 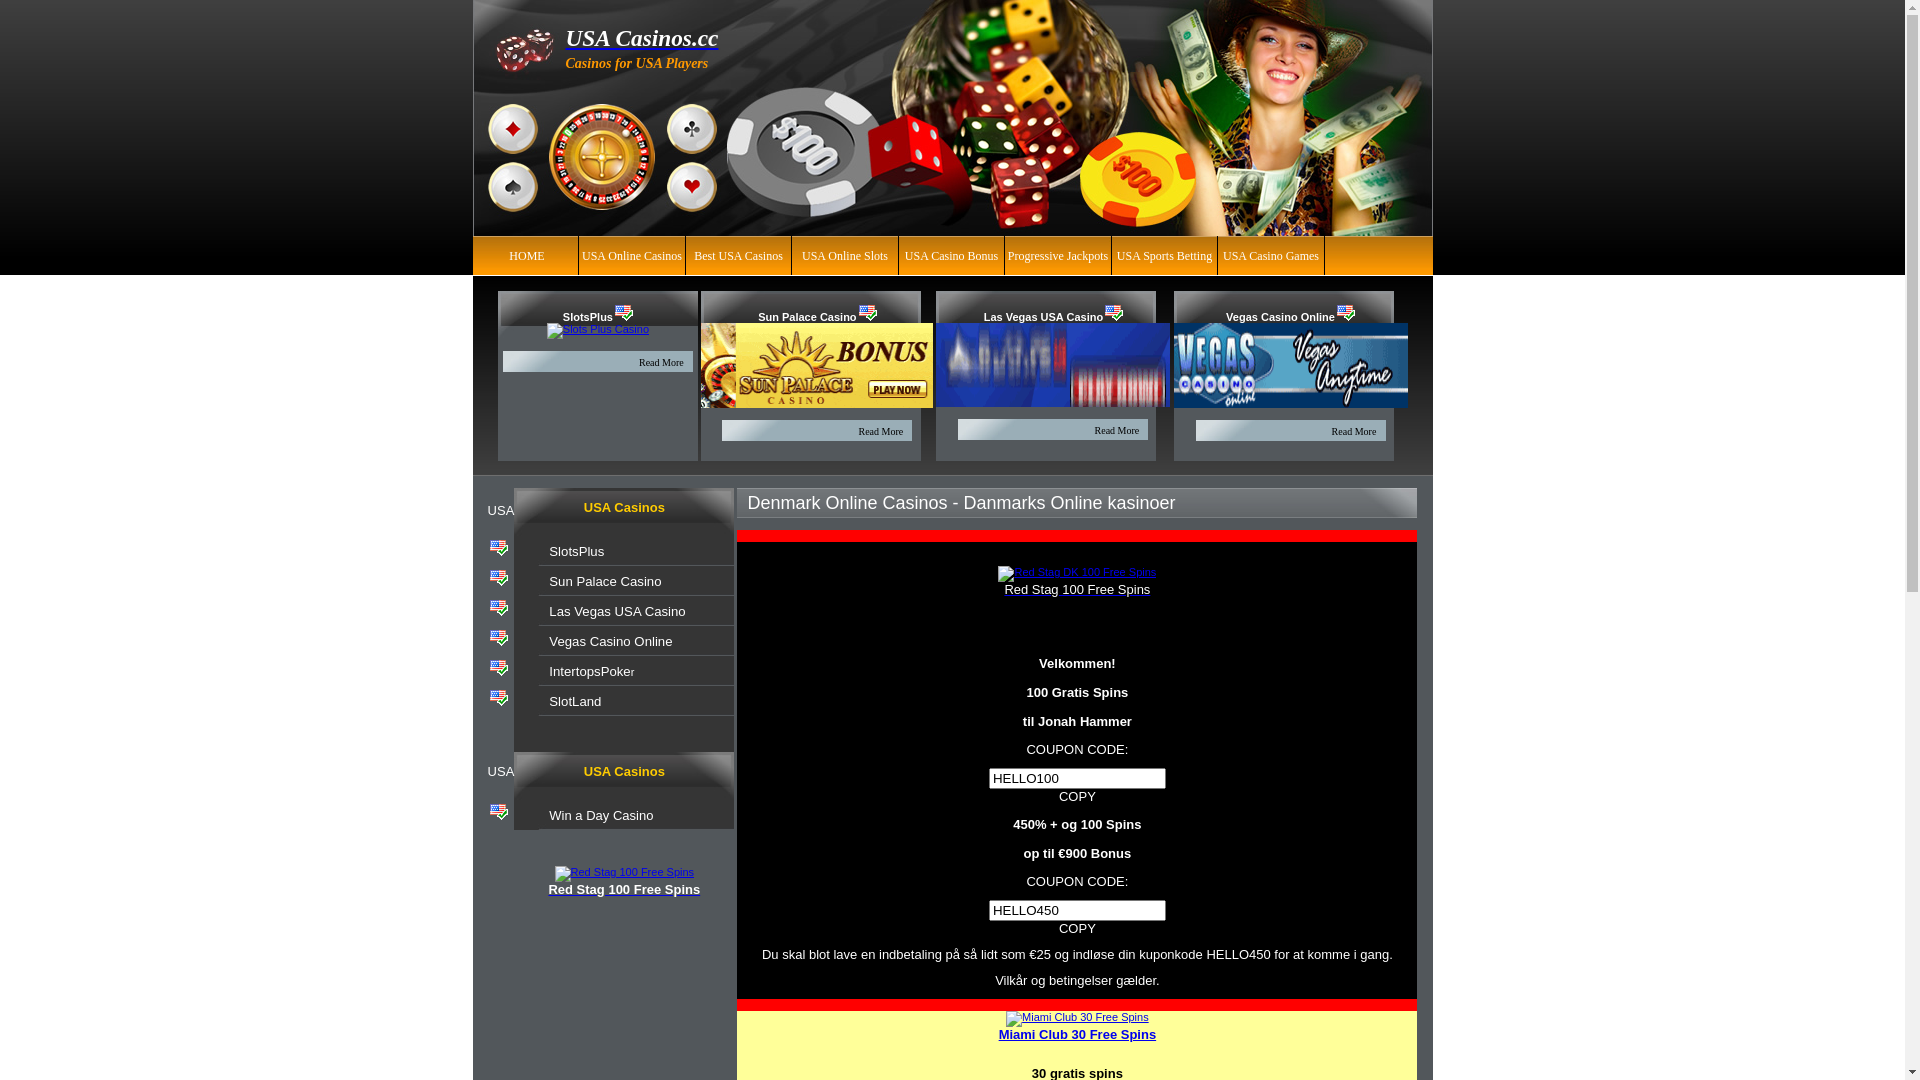 I want to click on 'Read More', so click(x=661, y=361).